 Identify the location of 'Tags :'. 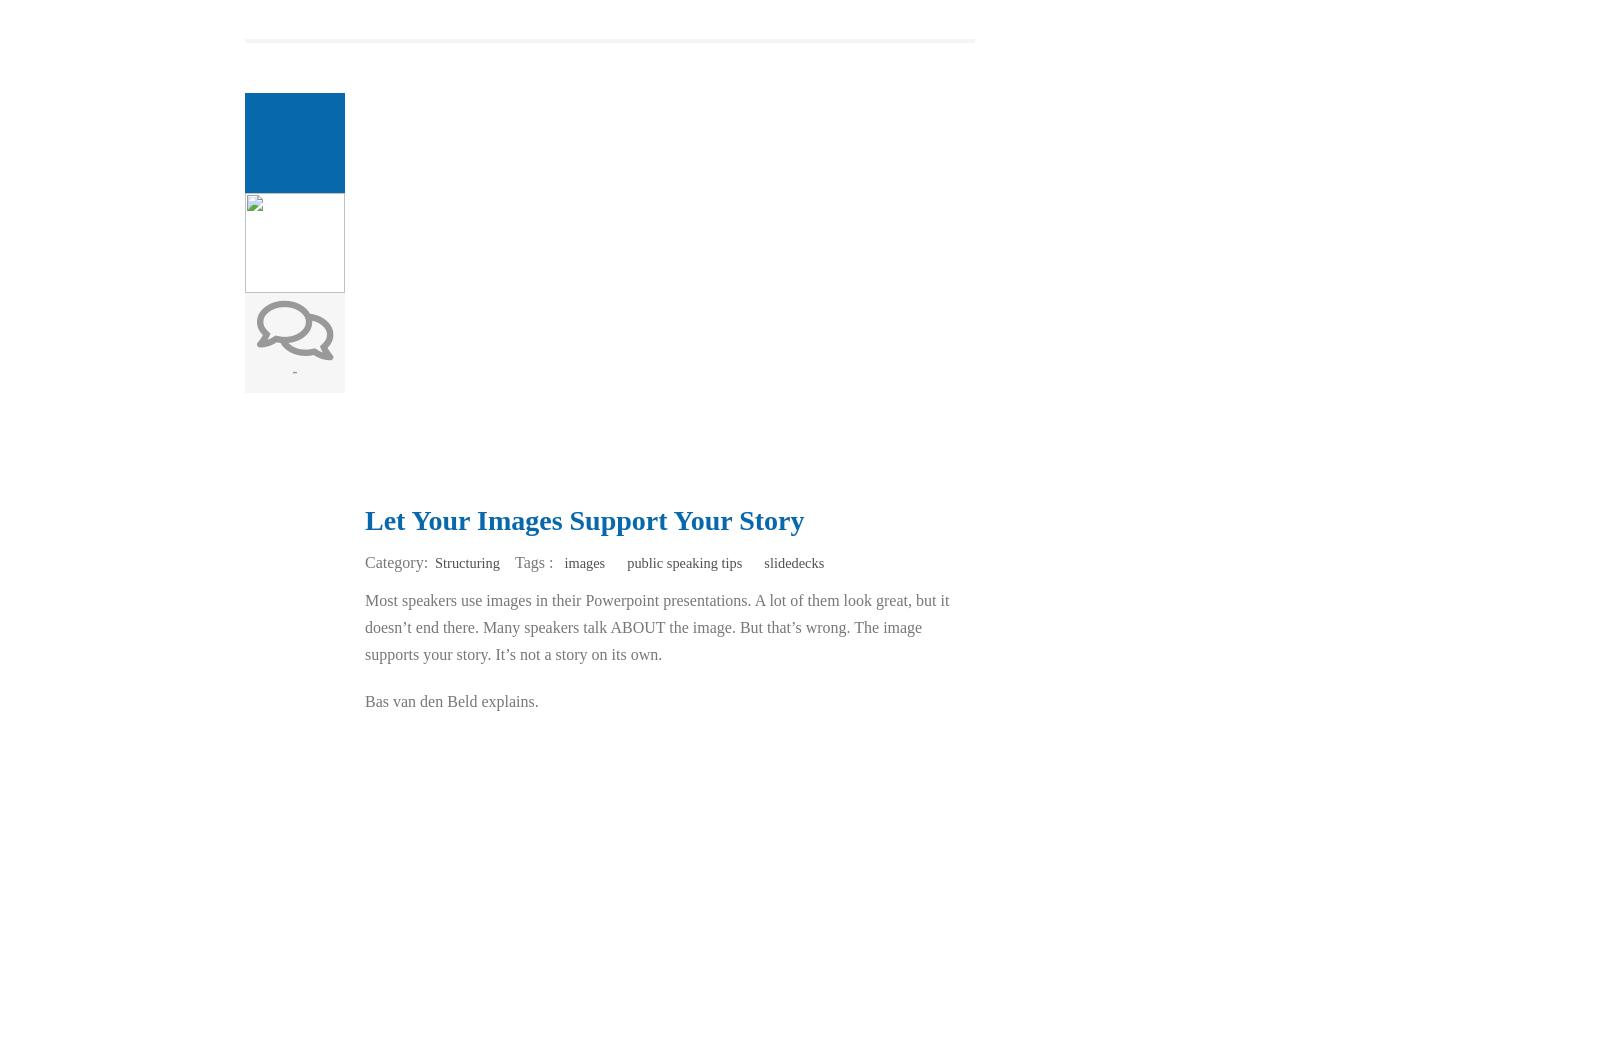
(514, 561).